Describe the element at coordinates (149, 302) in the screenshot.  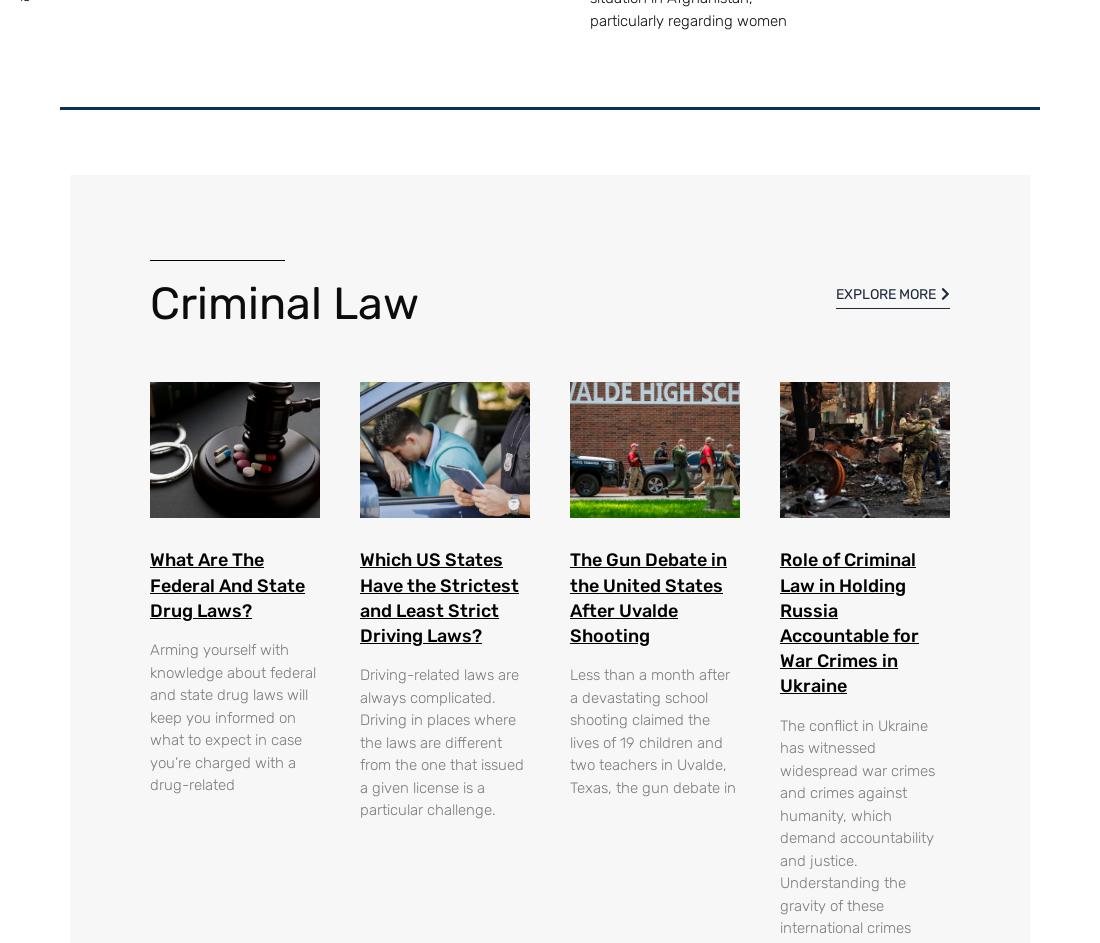
I see `'Criminal Law'` at that location.